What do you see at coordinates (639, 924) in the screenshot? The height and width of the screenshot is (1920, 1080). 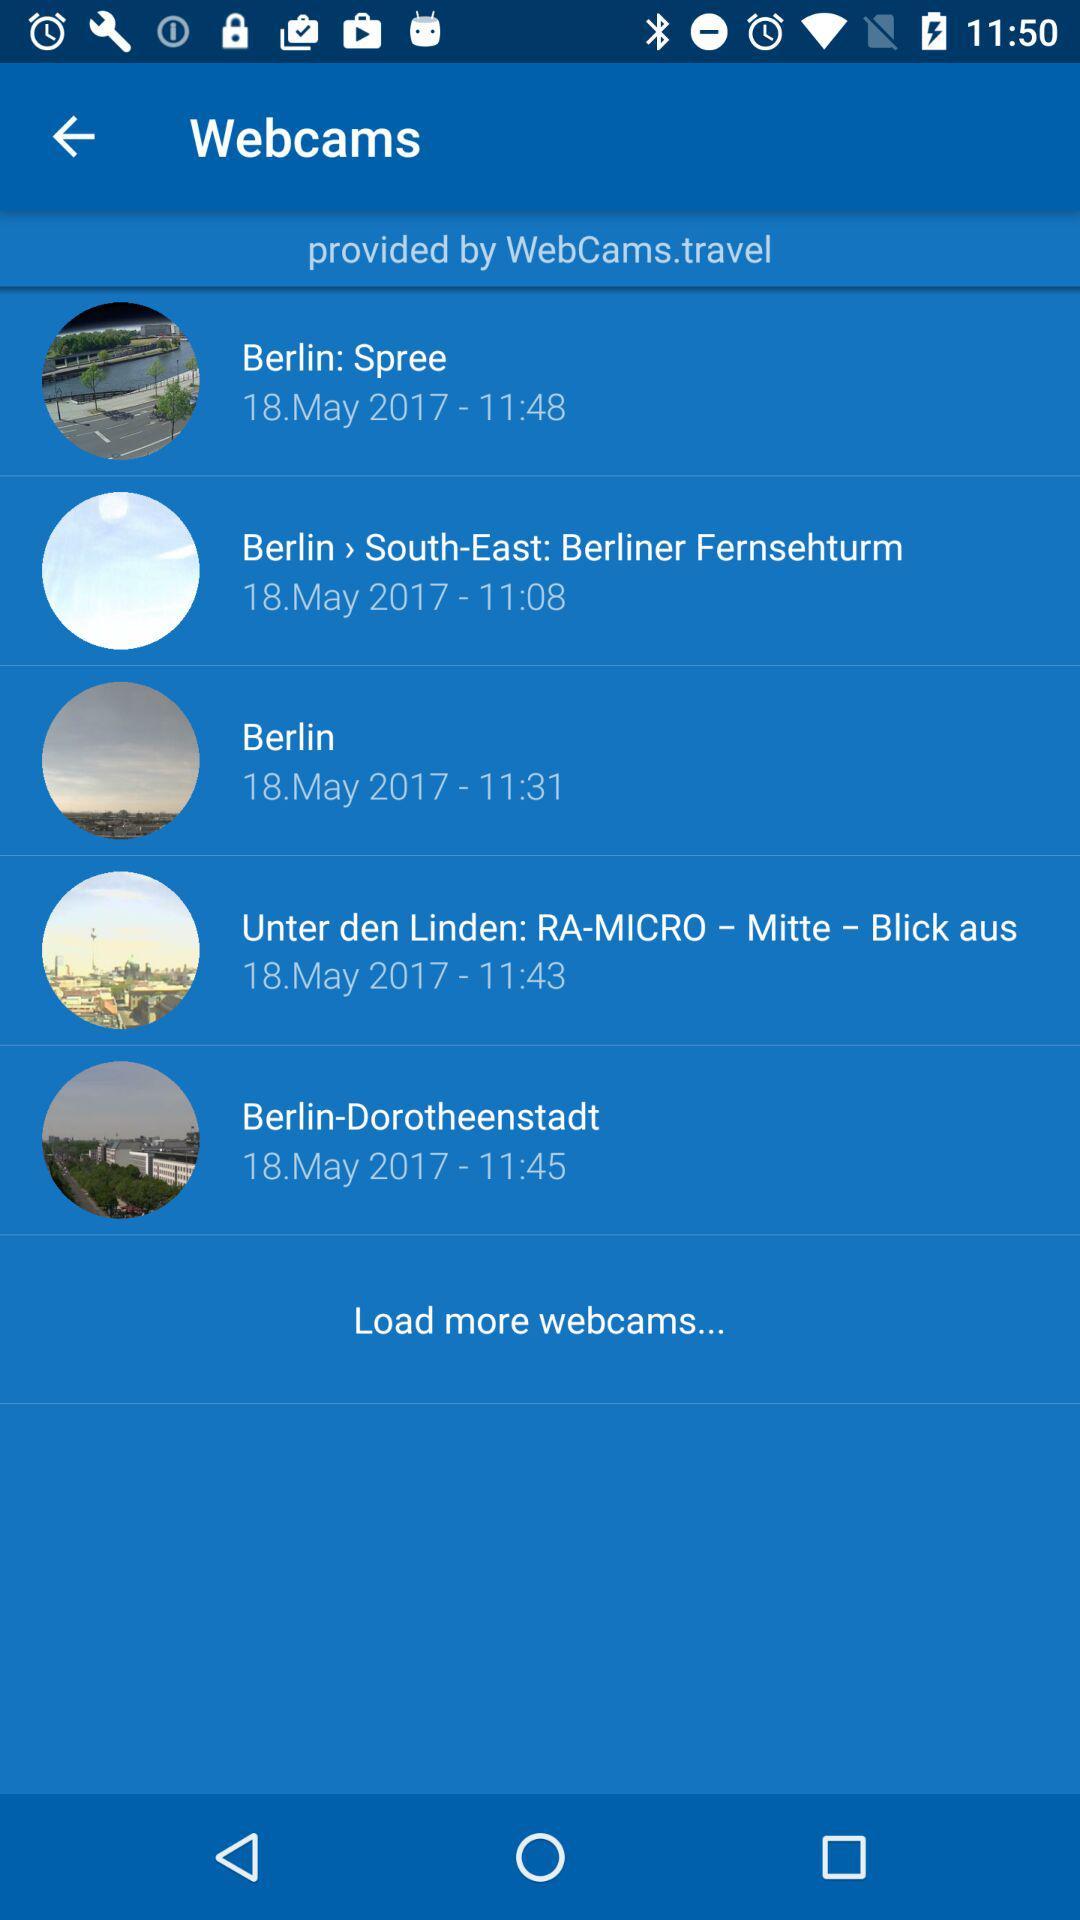 I see `the item above 18 may 2017` at bounding box center [639, 924].